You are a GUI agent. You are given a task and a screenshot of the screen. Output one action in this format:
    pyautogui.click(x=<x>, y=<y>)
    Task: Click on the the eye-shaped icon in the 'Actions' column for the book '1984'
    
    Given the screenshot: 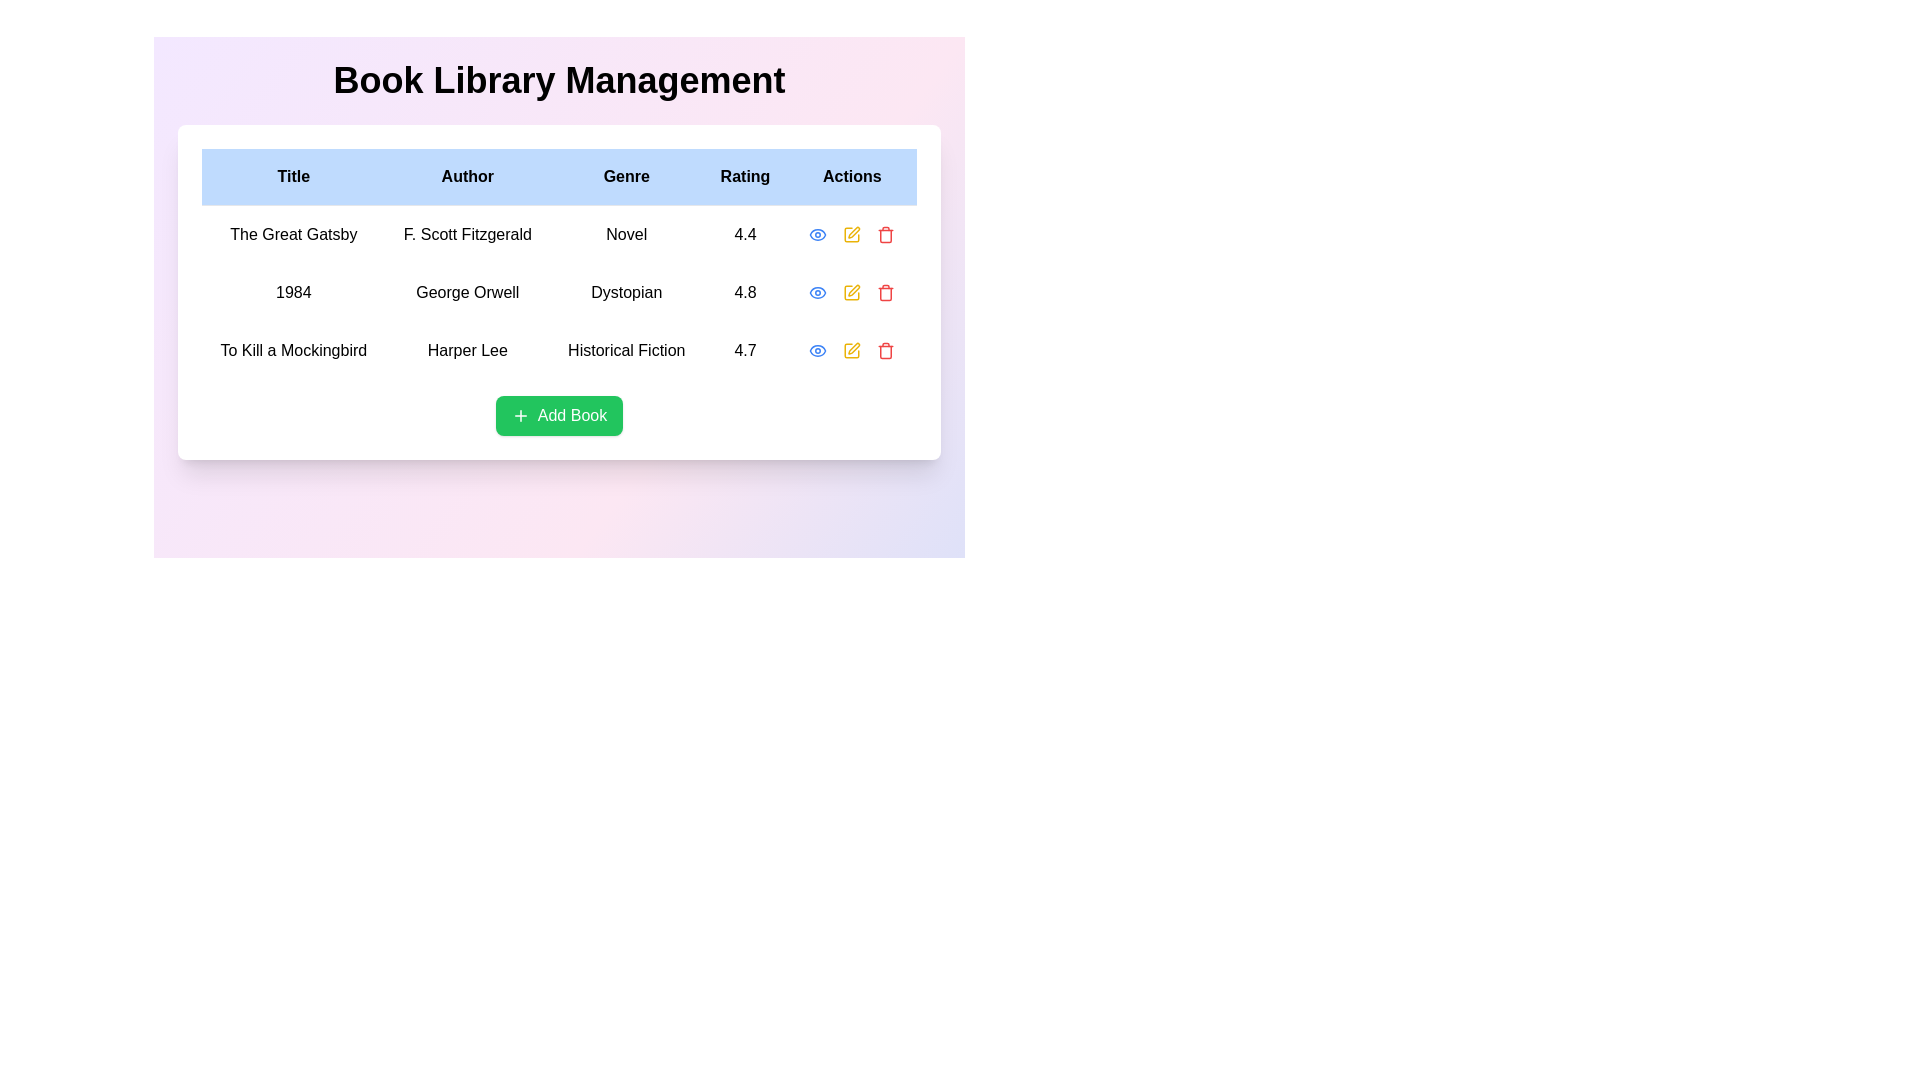 What is the action you would take?
    pyautogui.click(x=818, y=234)
    